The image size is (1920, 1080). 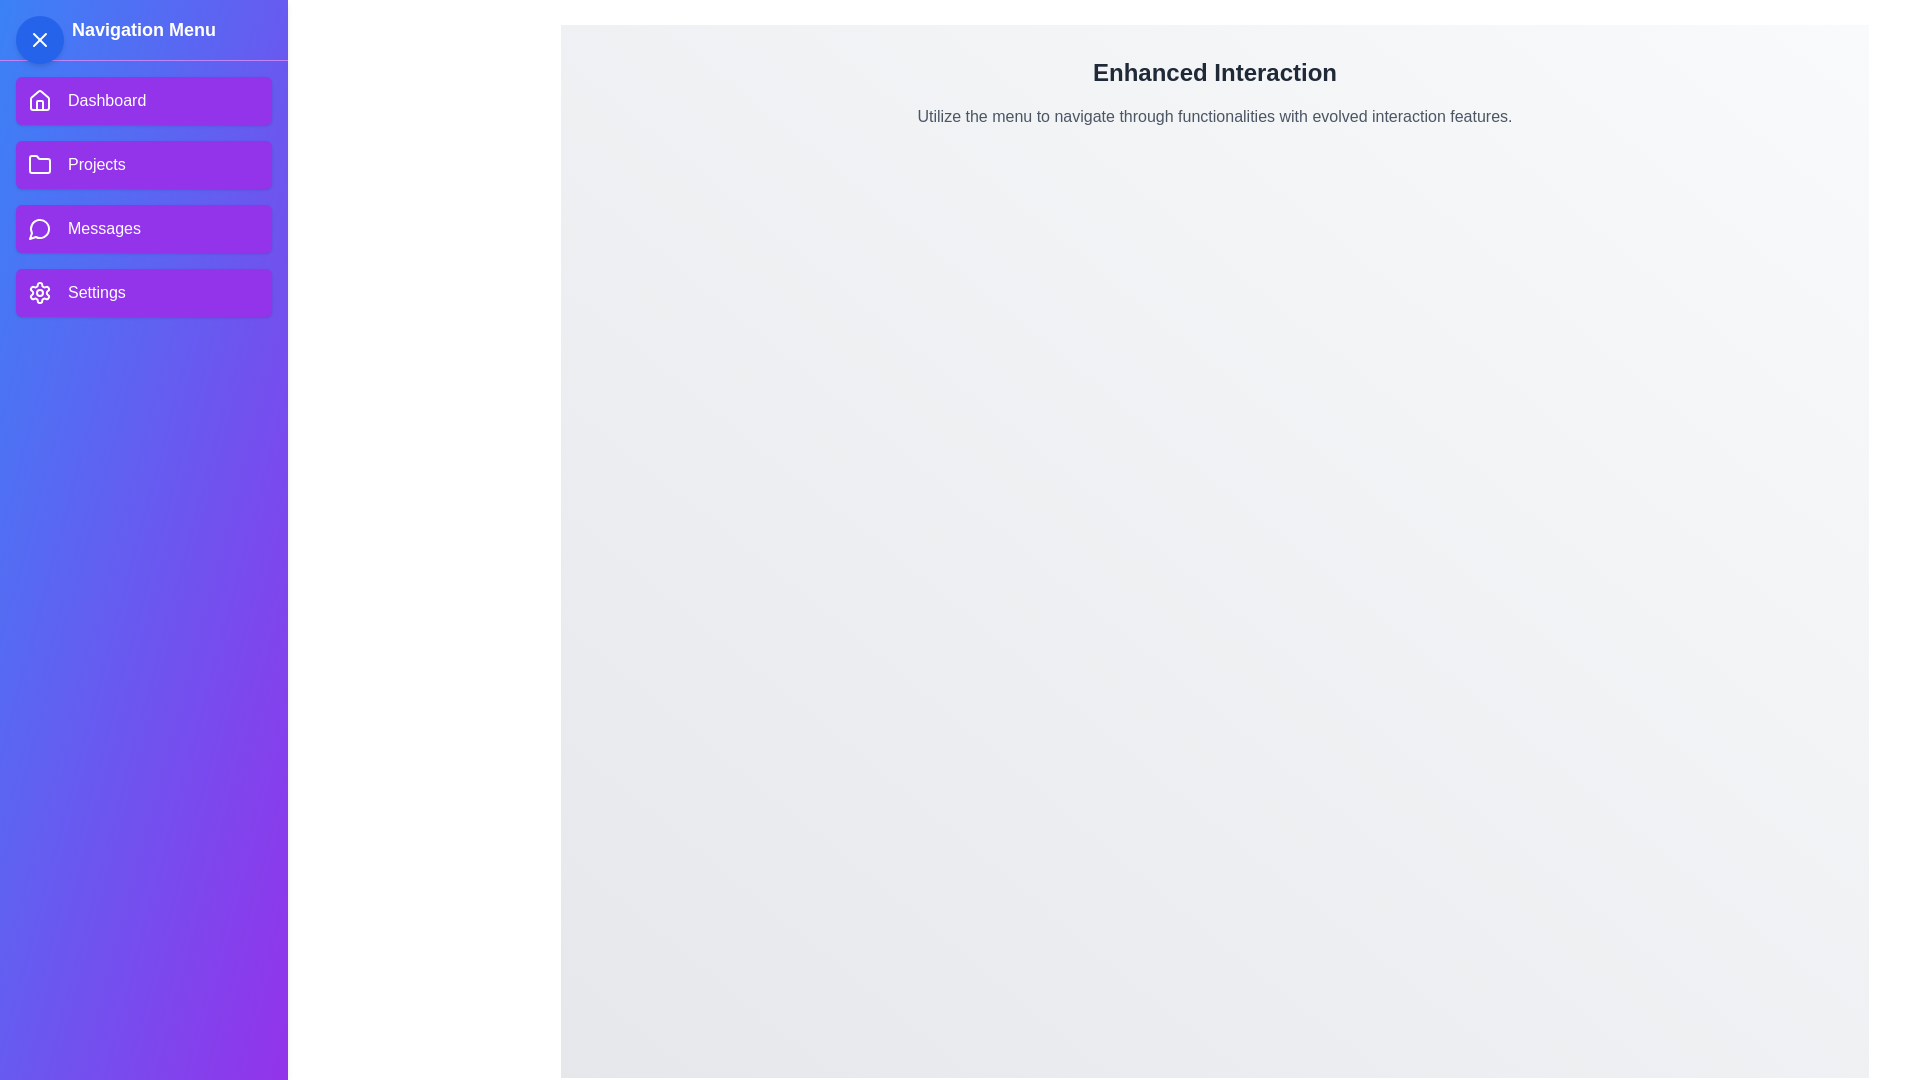 What do you see at coordinates (143, 164) in the screenshot?
I see `the Projects menu item in the navigation drawer` at bounding box center [143, 164].